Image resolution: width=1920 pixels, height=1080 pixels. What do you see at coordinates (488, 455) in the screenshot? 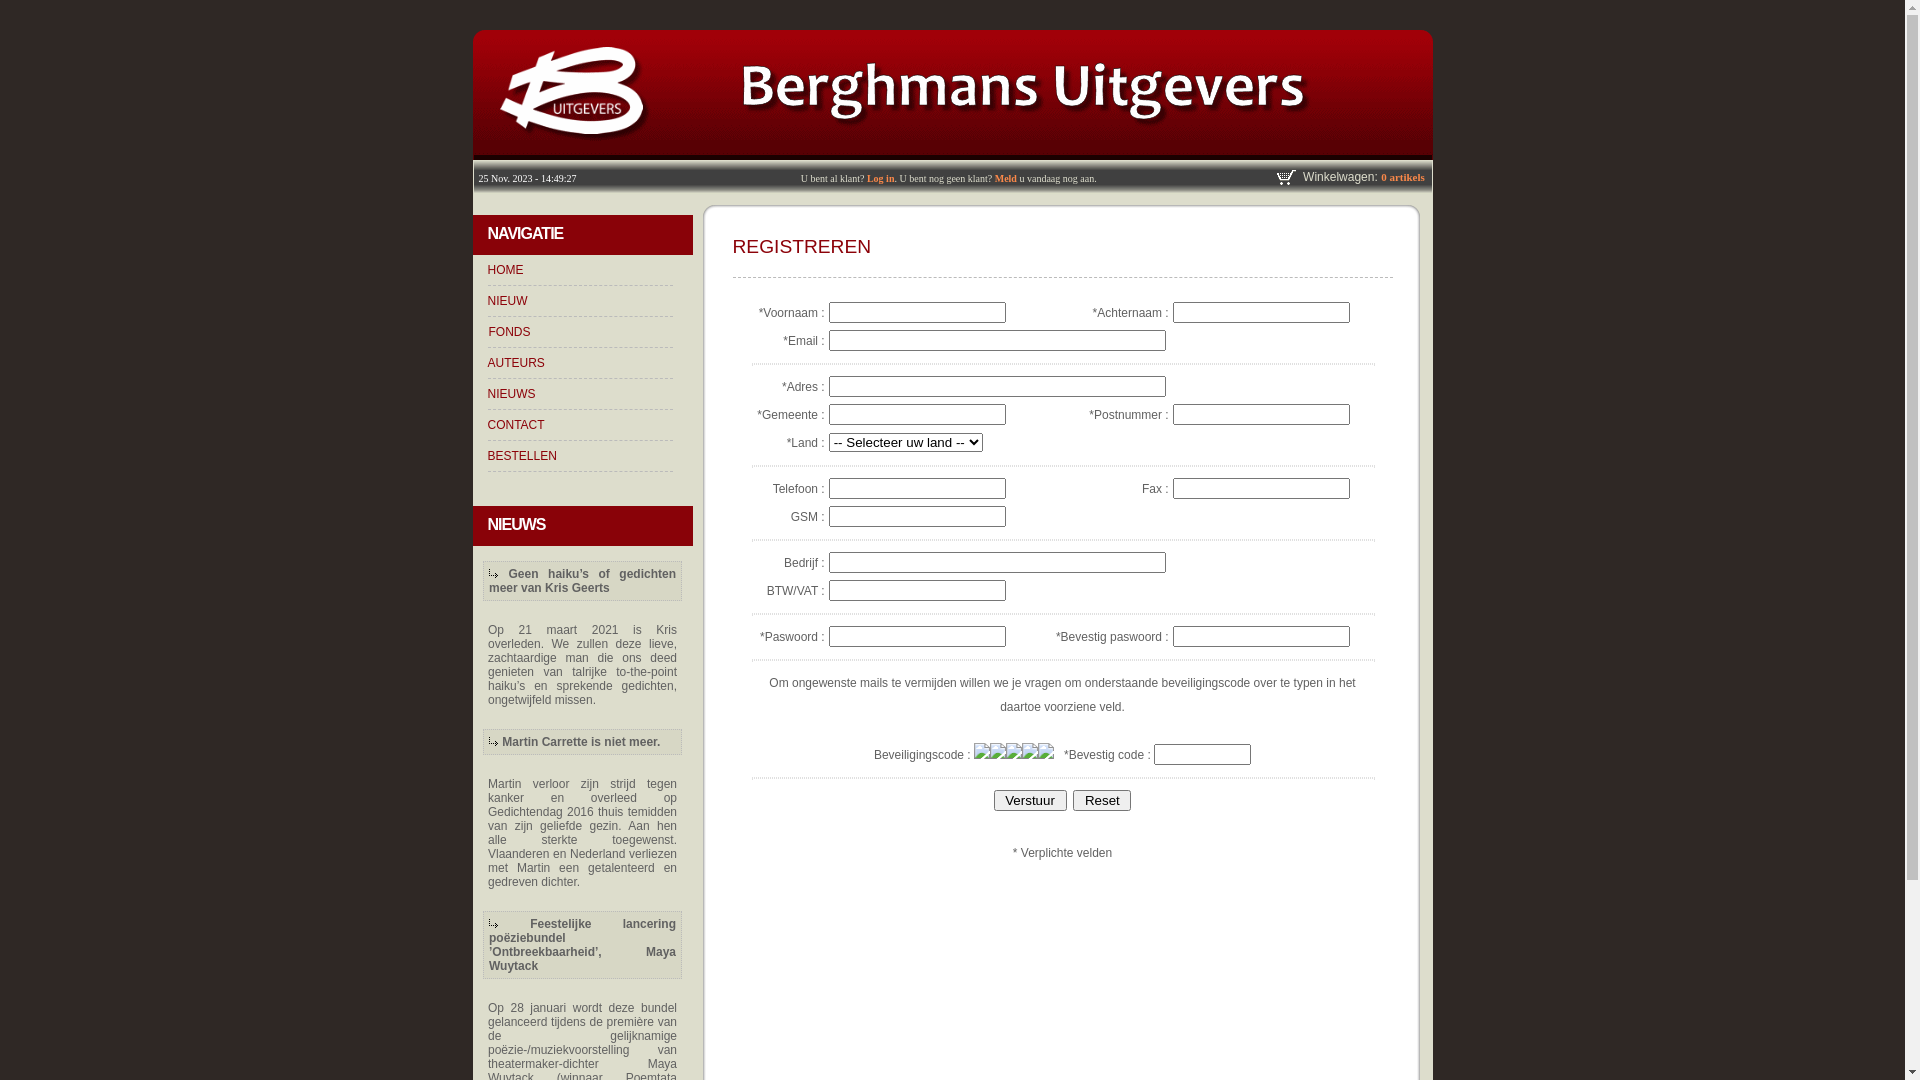
I see `'BESTELLEN'` at bounding box center [488, 455].